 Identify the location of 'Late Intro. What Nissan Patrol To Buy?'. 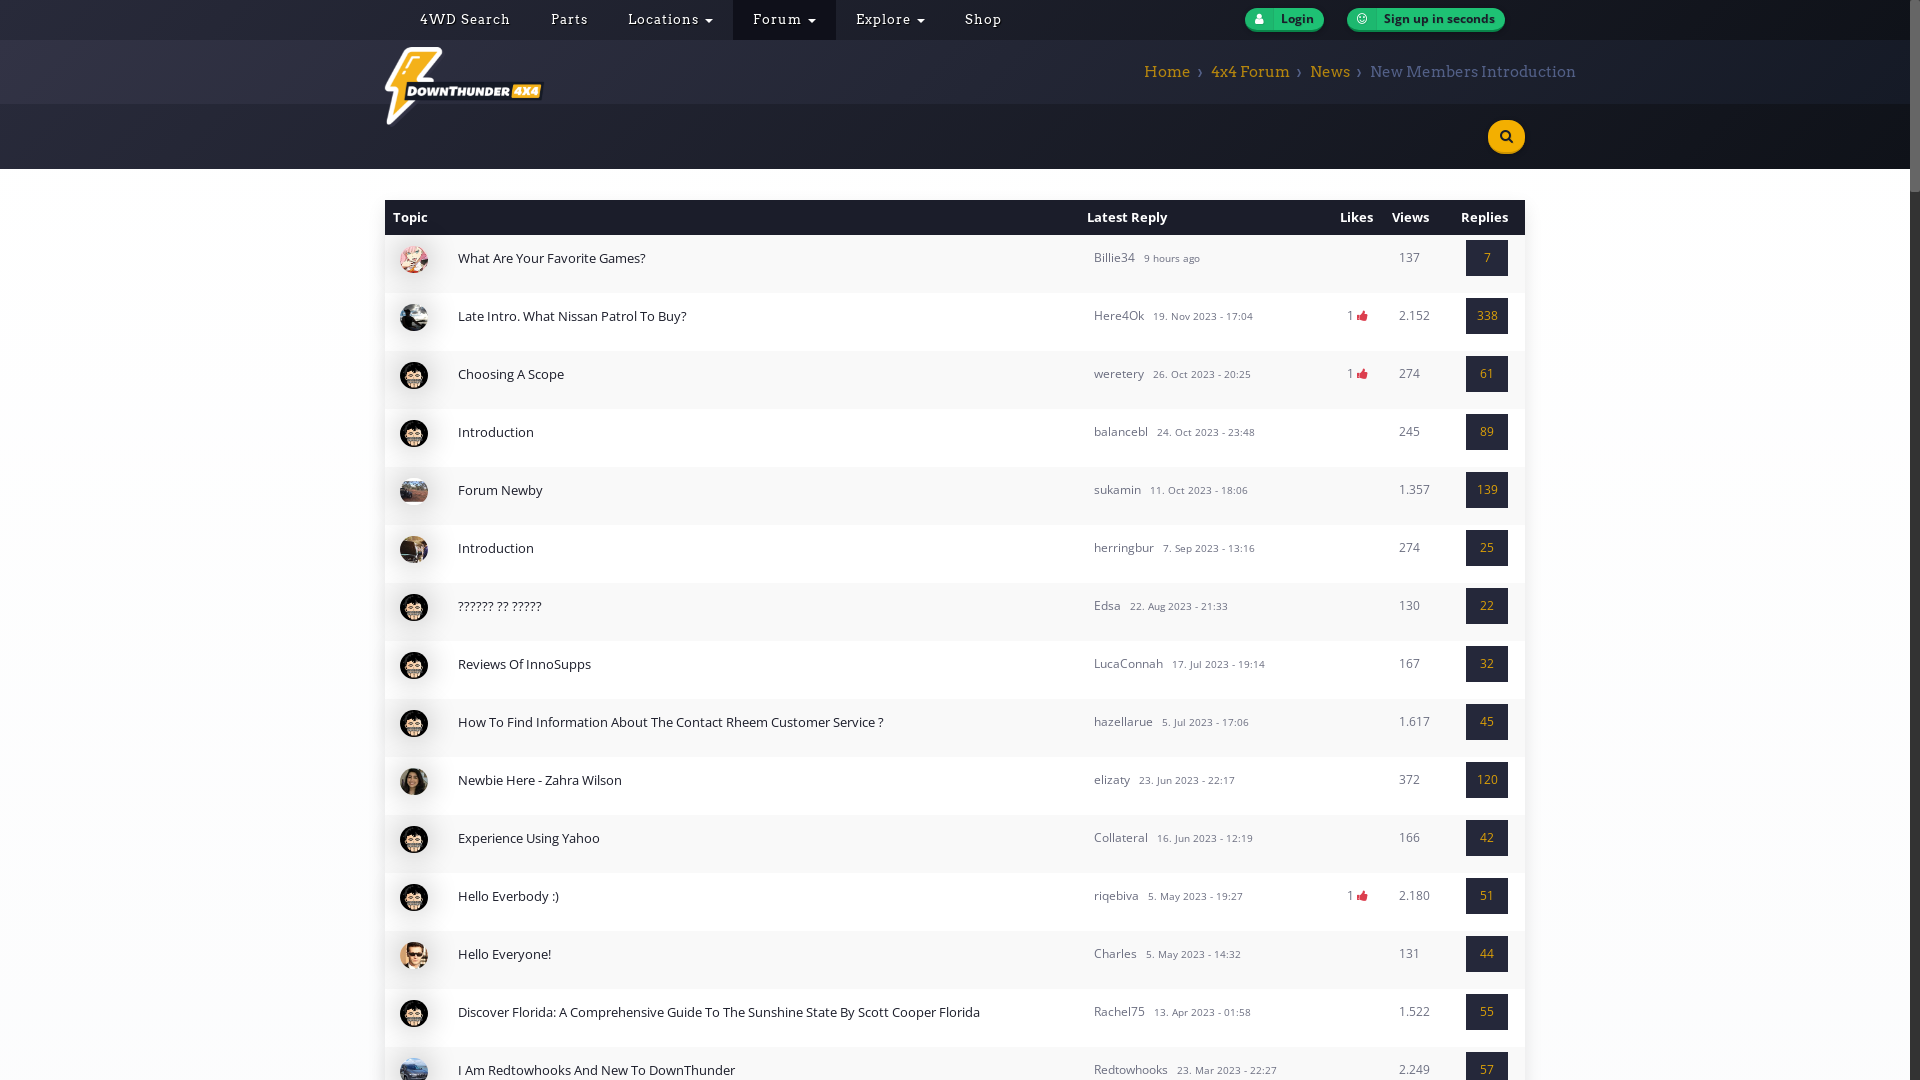
(456, 315).